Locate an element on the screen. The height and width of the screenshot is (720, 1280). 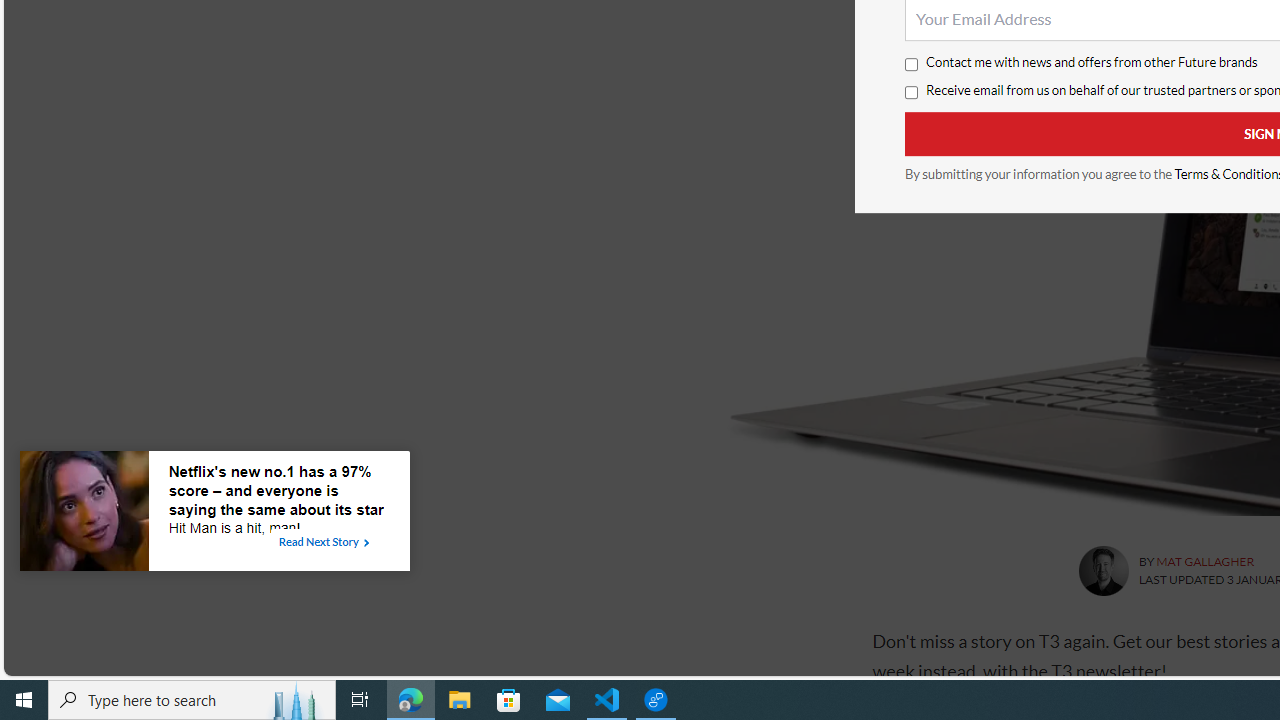
'Image for Taboola Advertising Unit' is located at coordinates (83, 514).